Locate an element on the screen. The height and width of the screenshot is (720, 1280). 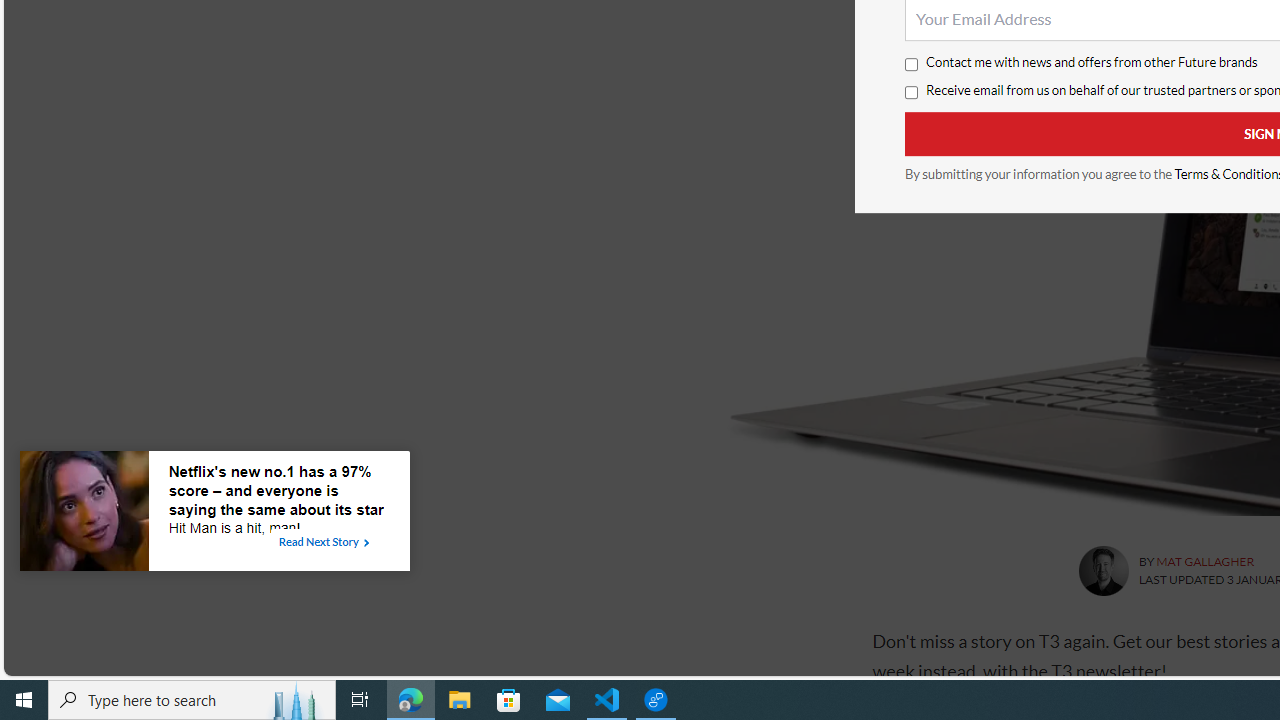
'Image for Taboola Advertising Unit' is located at coordinates (83, 514).